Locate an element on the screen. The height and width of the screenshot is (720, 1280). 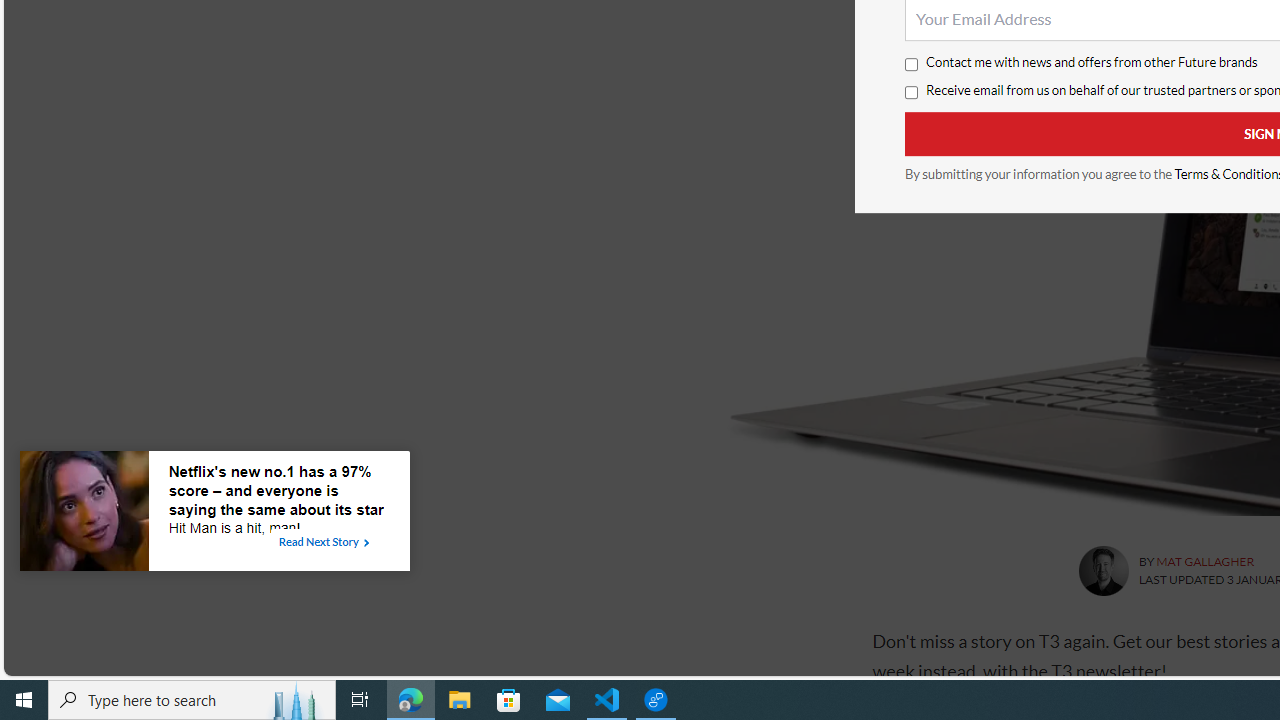
'Image for Taboola Advertising Unit' is located at coordinates (83, 514).